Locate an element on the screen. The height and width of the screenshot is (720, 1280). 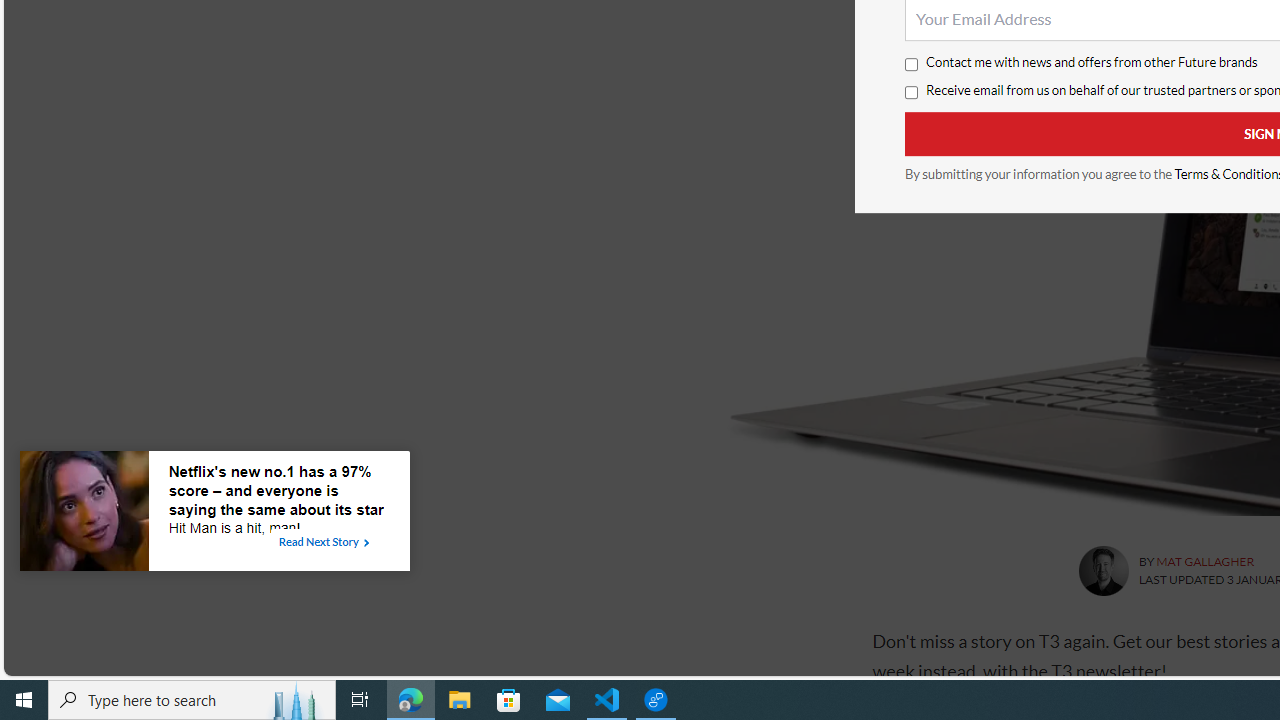
'Image for Taboola Advertising Unit' is located at coordinates (83, 514).